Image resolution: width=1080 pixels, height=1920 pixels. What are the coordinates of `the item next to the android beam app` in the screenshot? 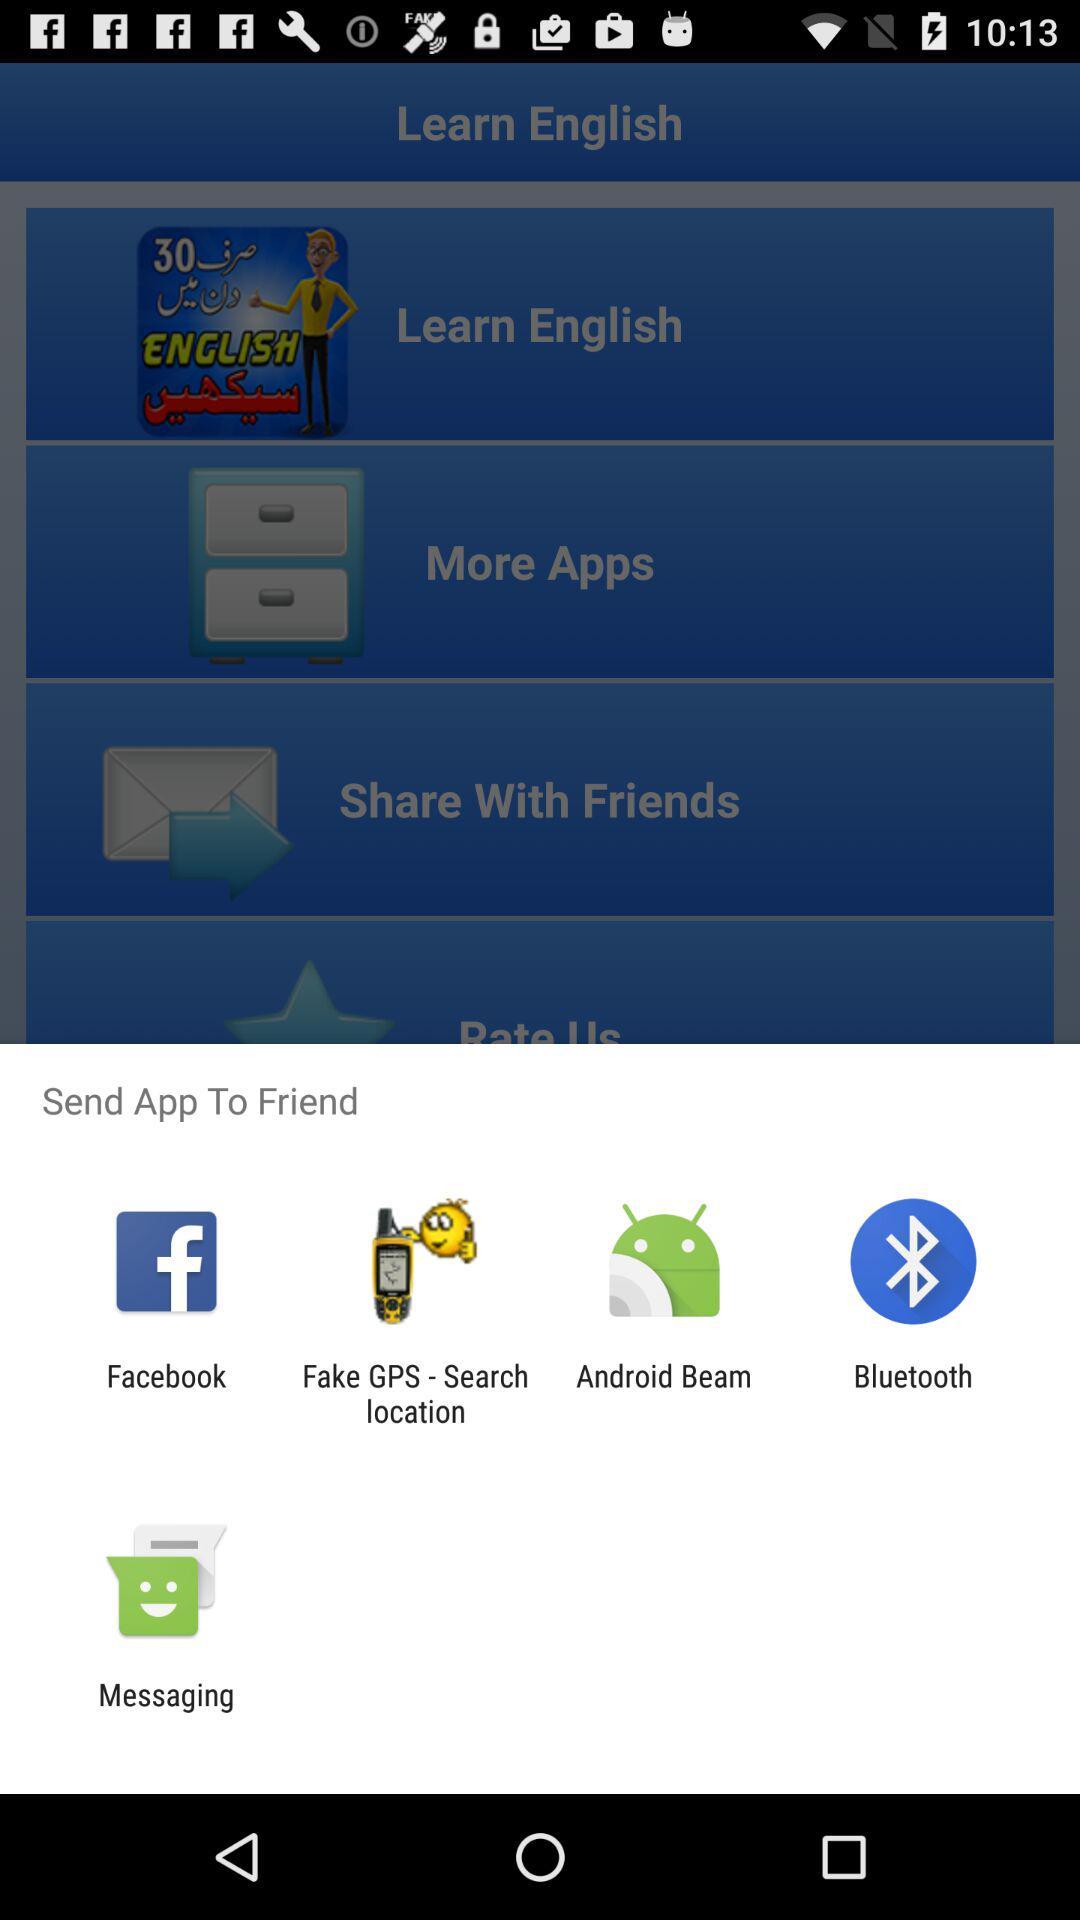 It's located at (414, 1392).